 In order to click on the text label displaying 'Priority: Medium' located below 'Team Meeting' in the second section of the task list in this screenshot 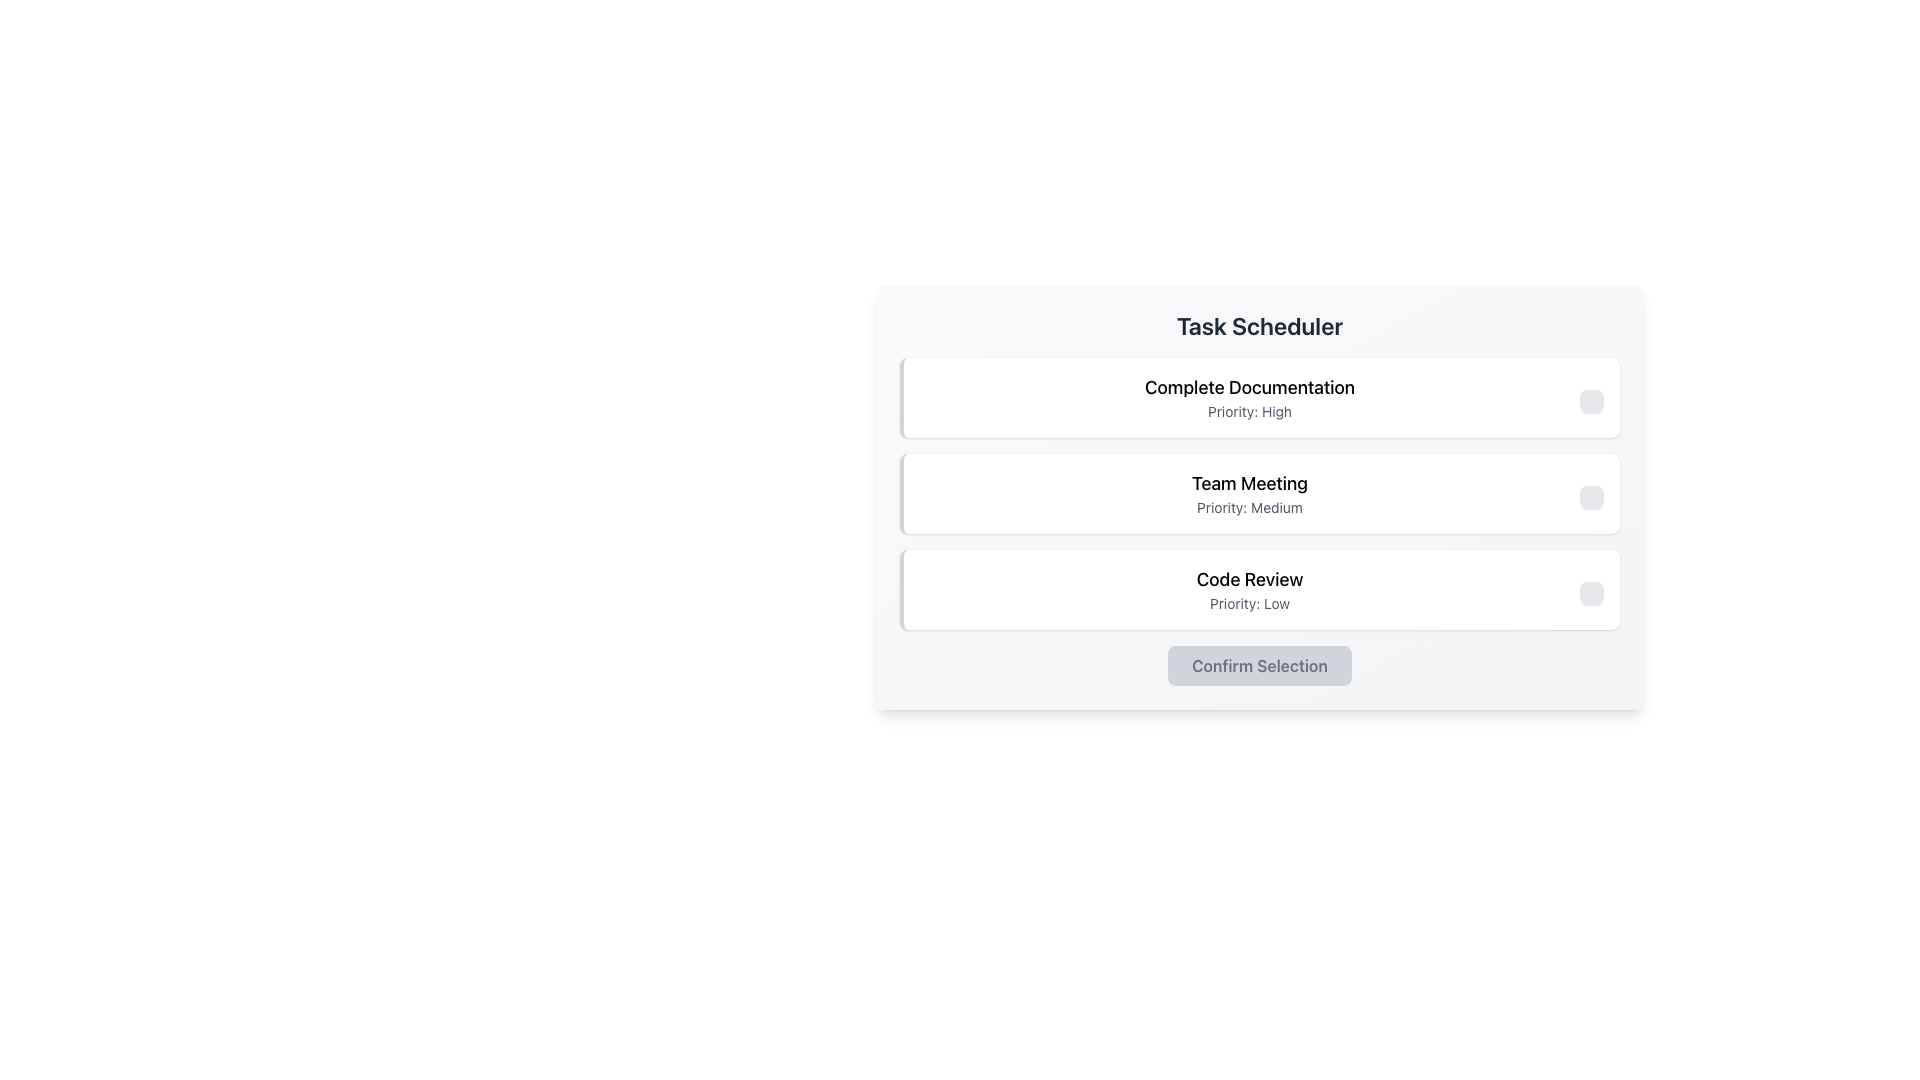, I will do `click(1248, 507)`.